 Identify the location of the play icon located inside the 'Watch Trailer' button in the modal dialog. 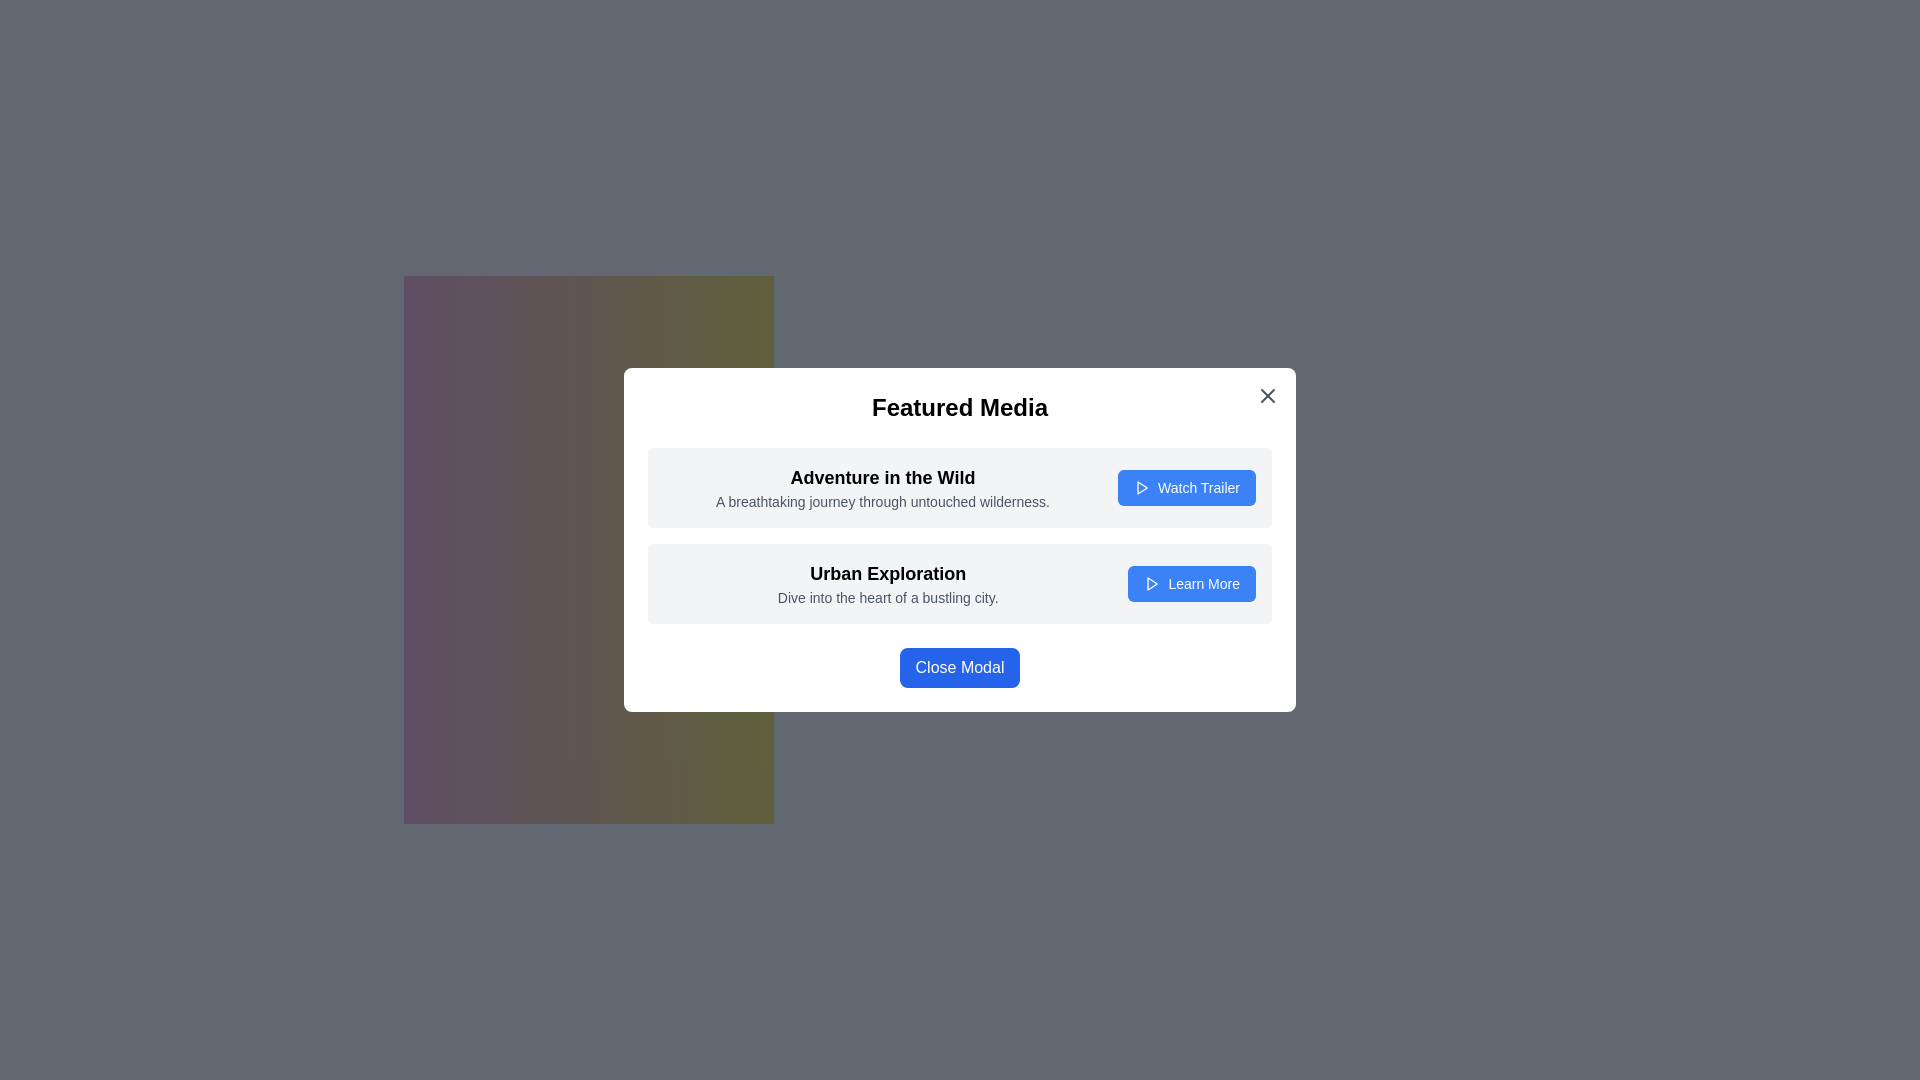
(1142, 488).